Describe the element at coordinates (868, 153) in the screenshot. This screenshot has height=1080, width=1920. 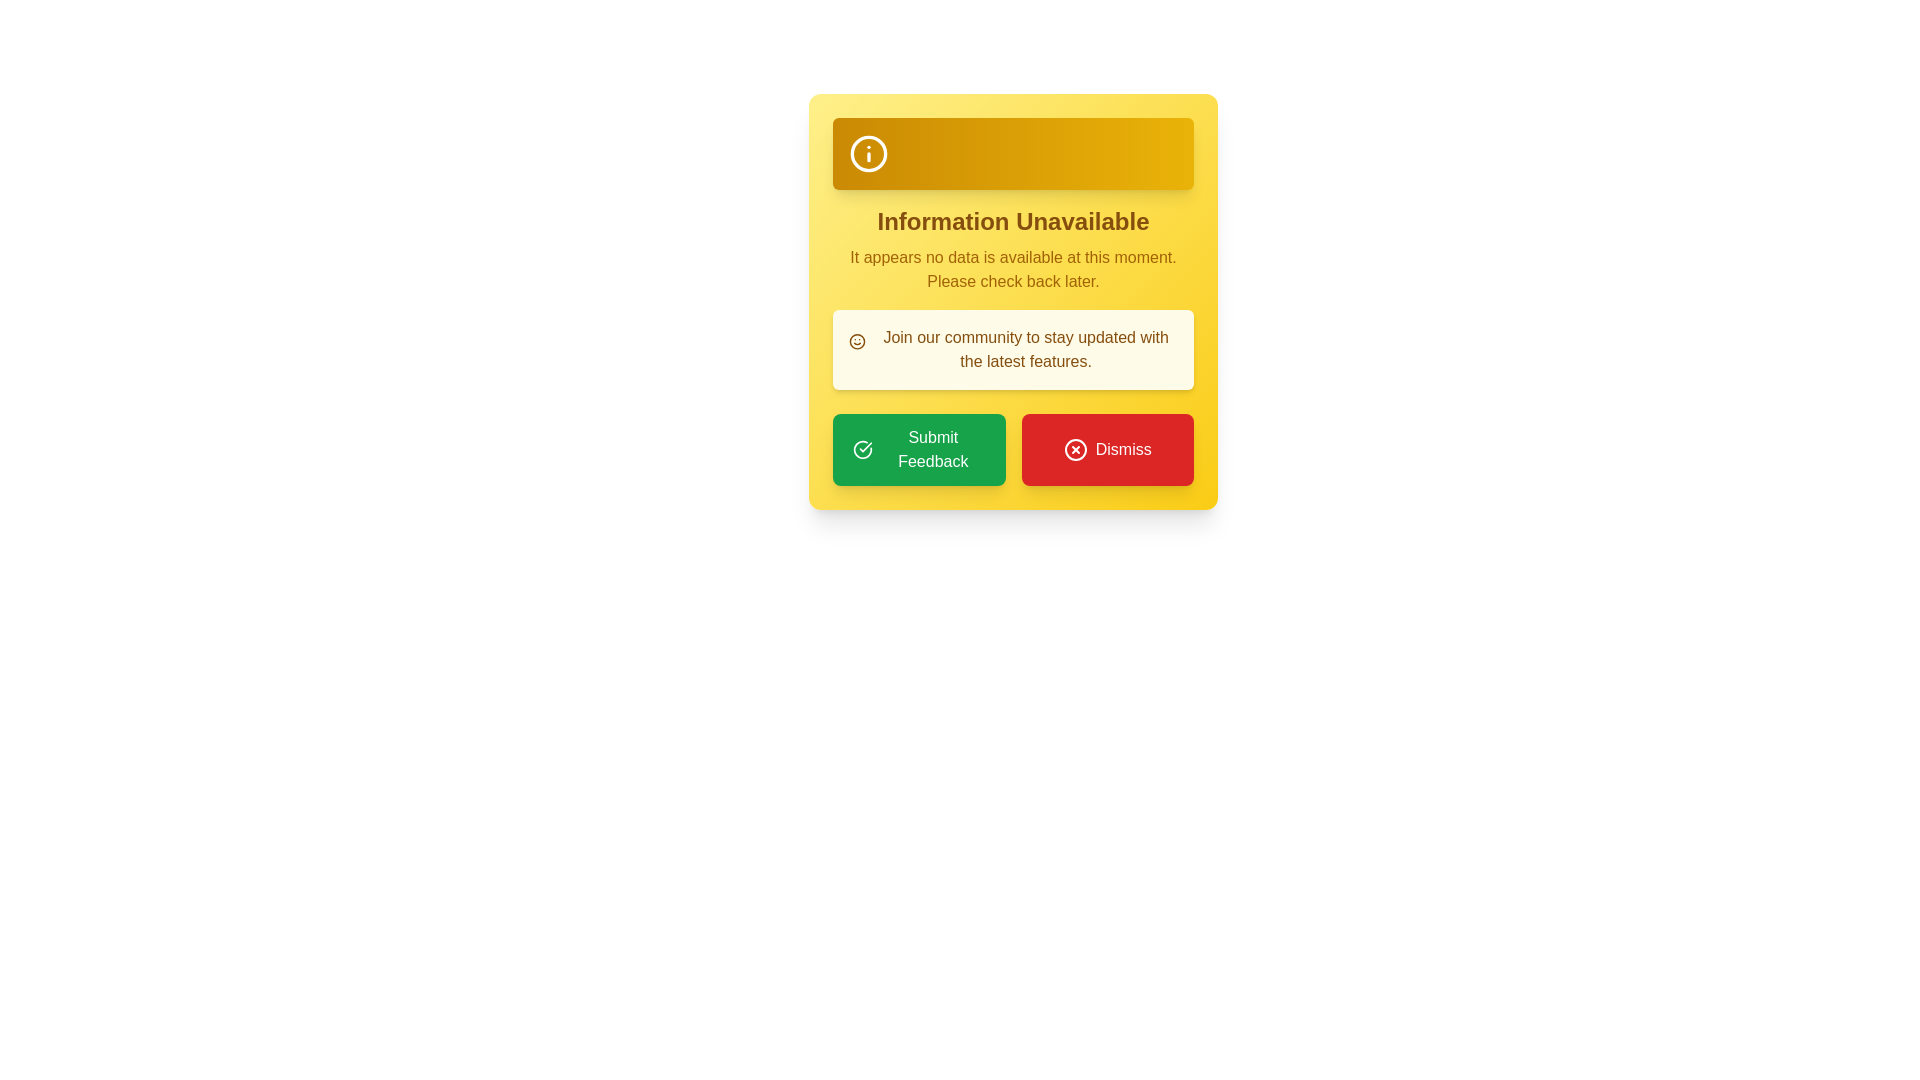
I see `the circular graphic icon within the yellow notification box located at the top-left corner, which represents an information or alert symbol` at that location.